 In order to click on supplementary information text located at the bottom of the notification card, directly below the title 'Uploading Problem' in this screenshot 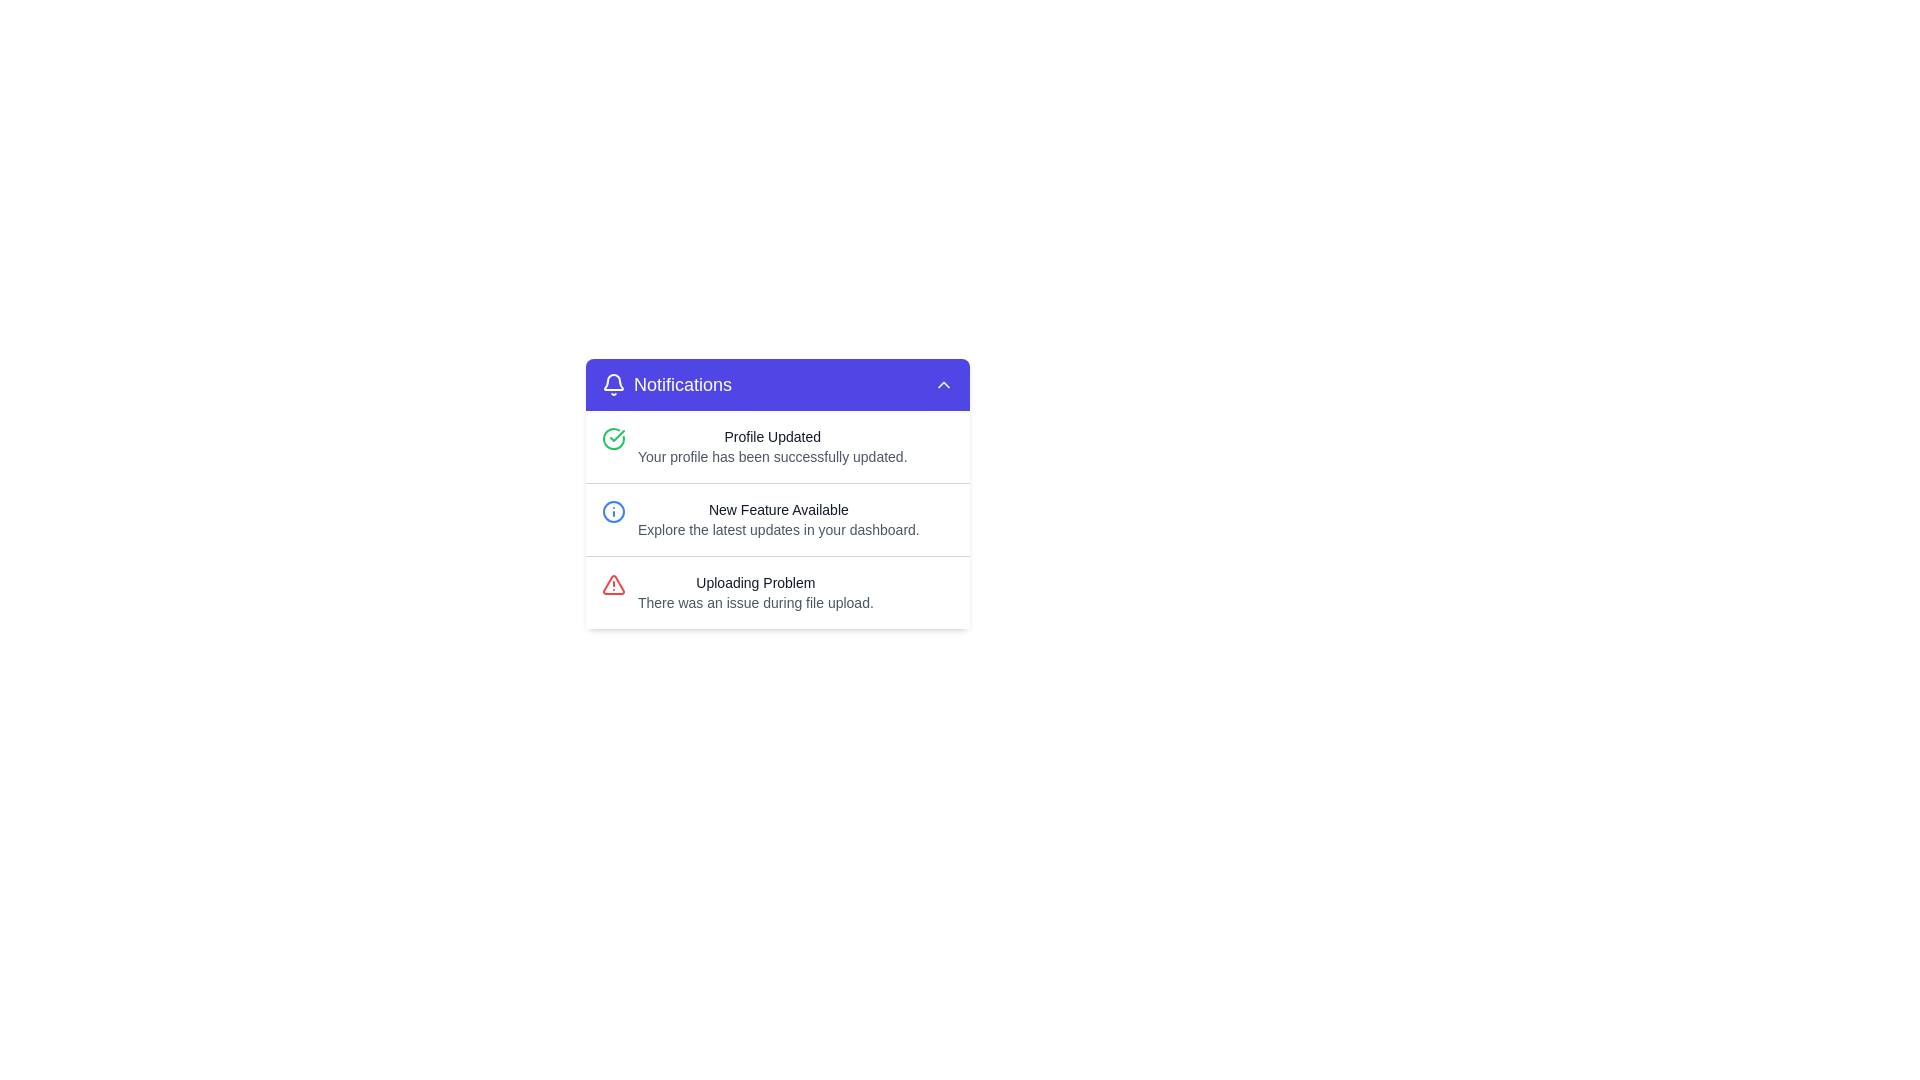, I will do `click(754, 601)`.